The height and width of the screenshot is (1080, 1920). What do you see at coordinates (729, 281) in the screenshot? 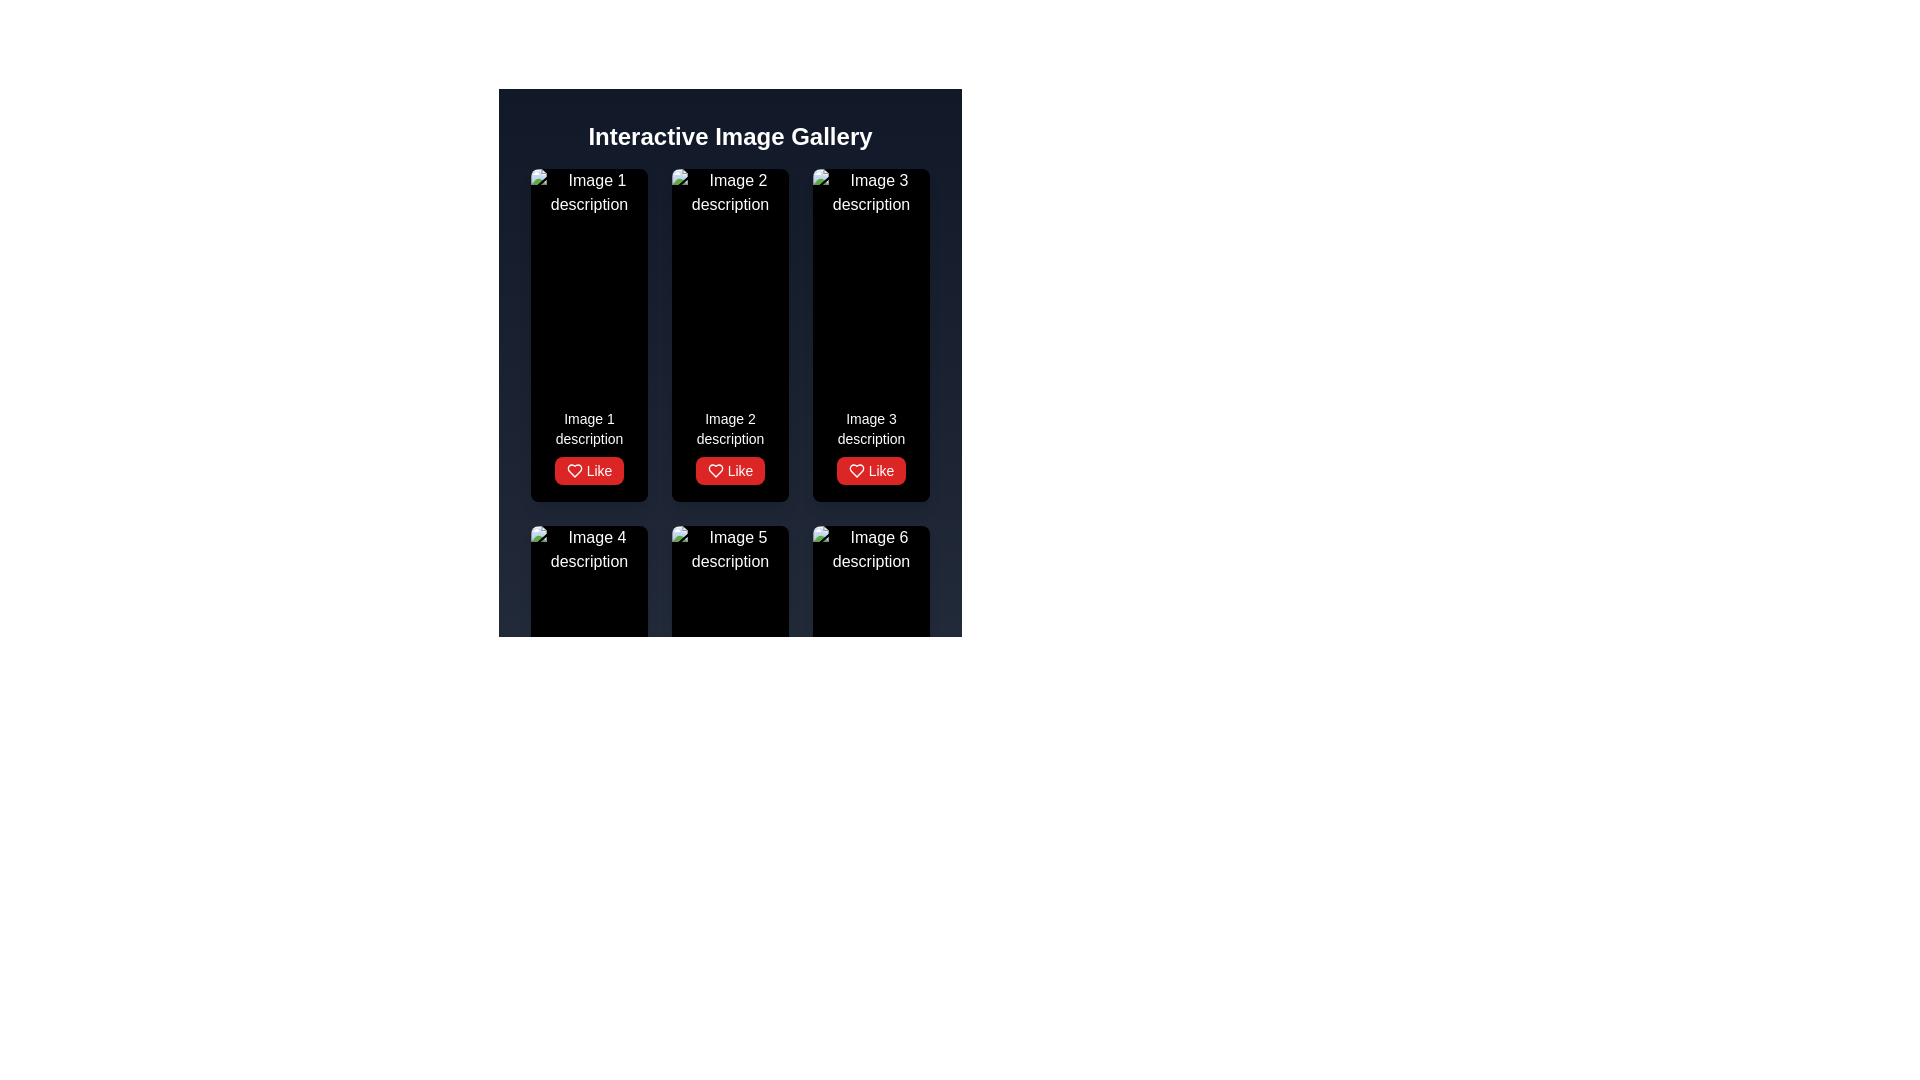
I see `the first image in the second card of a grid layout` at bounding box center [729, 281].